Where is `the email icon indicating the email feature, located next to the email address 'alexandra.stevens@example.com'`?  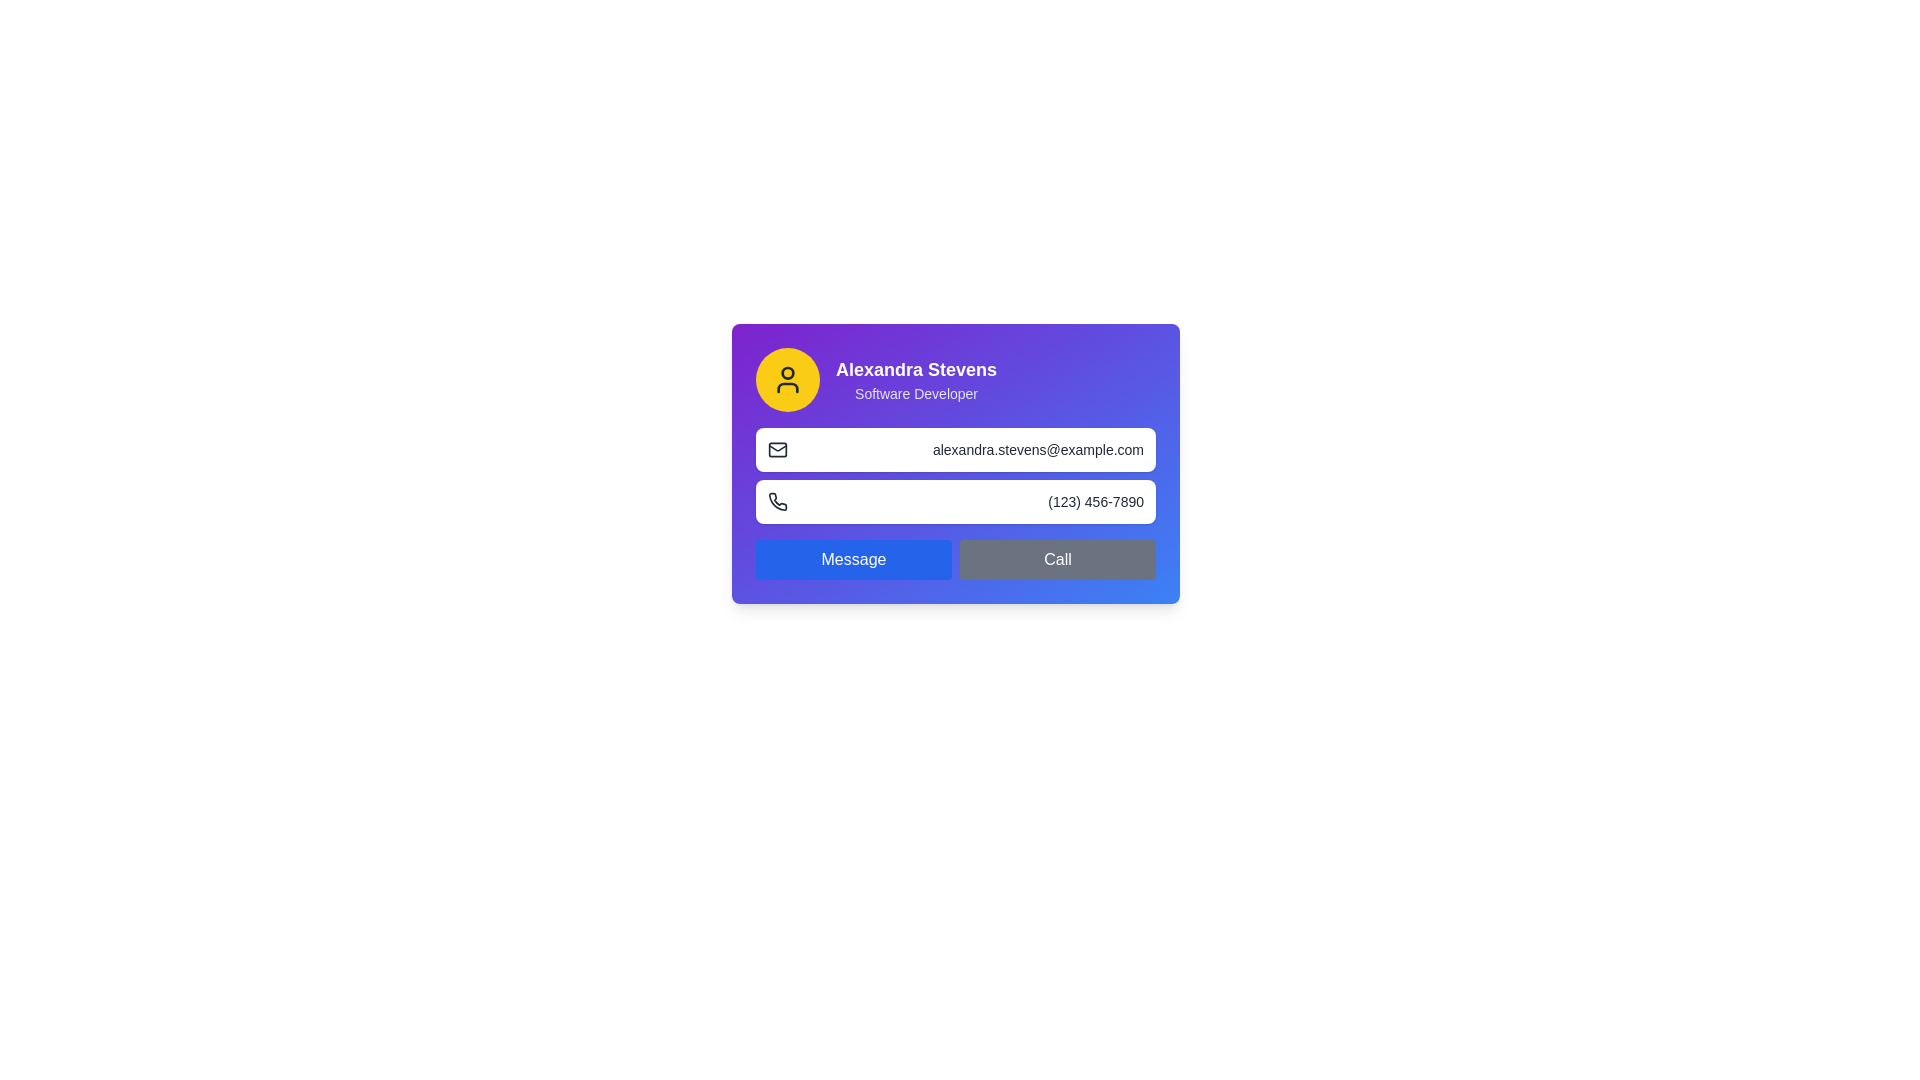
the email icon indicating the email feature, located next to the email address 'alexandra.stevens@example.com' is located at coordinates (776, 450).